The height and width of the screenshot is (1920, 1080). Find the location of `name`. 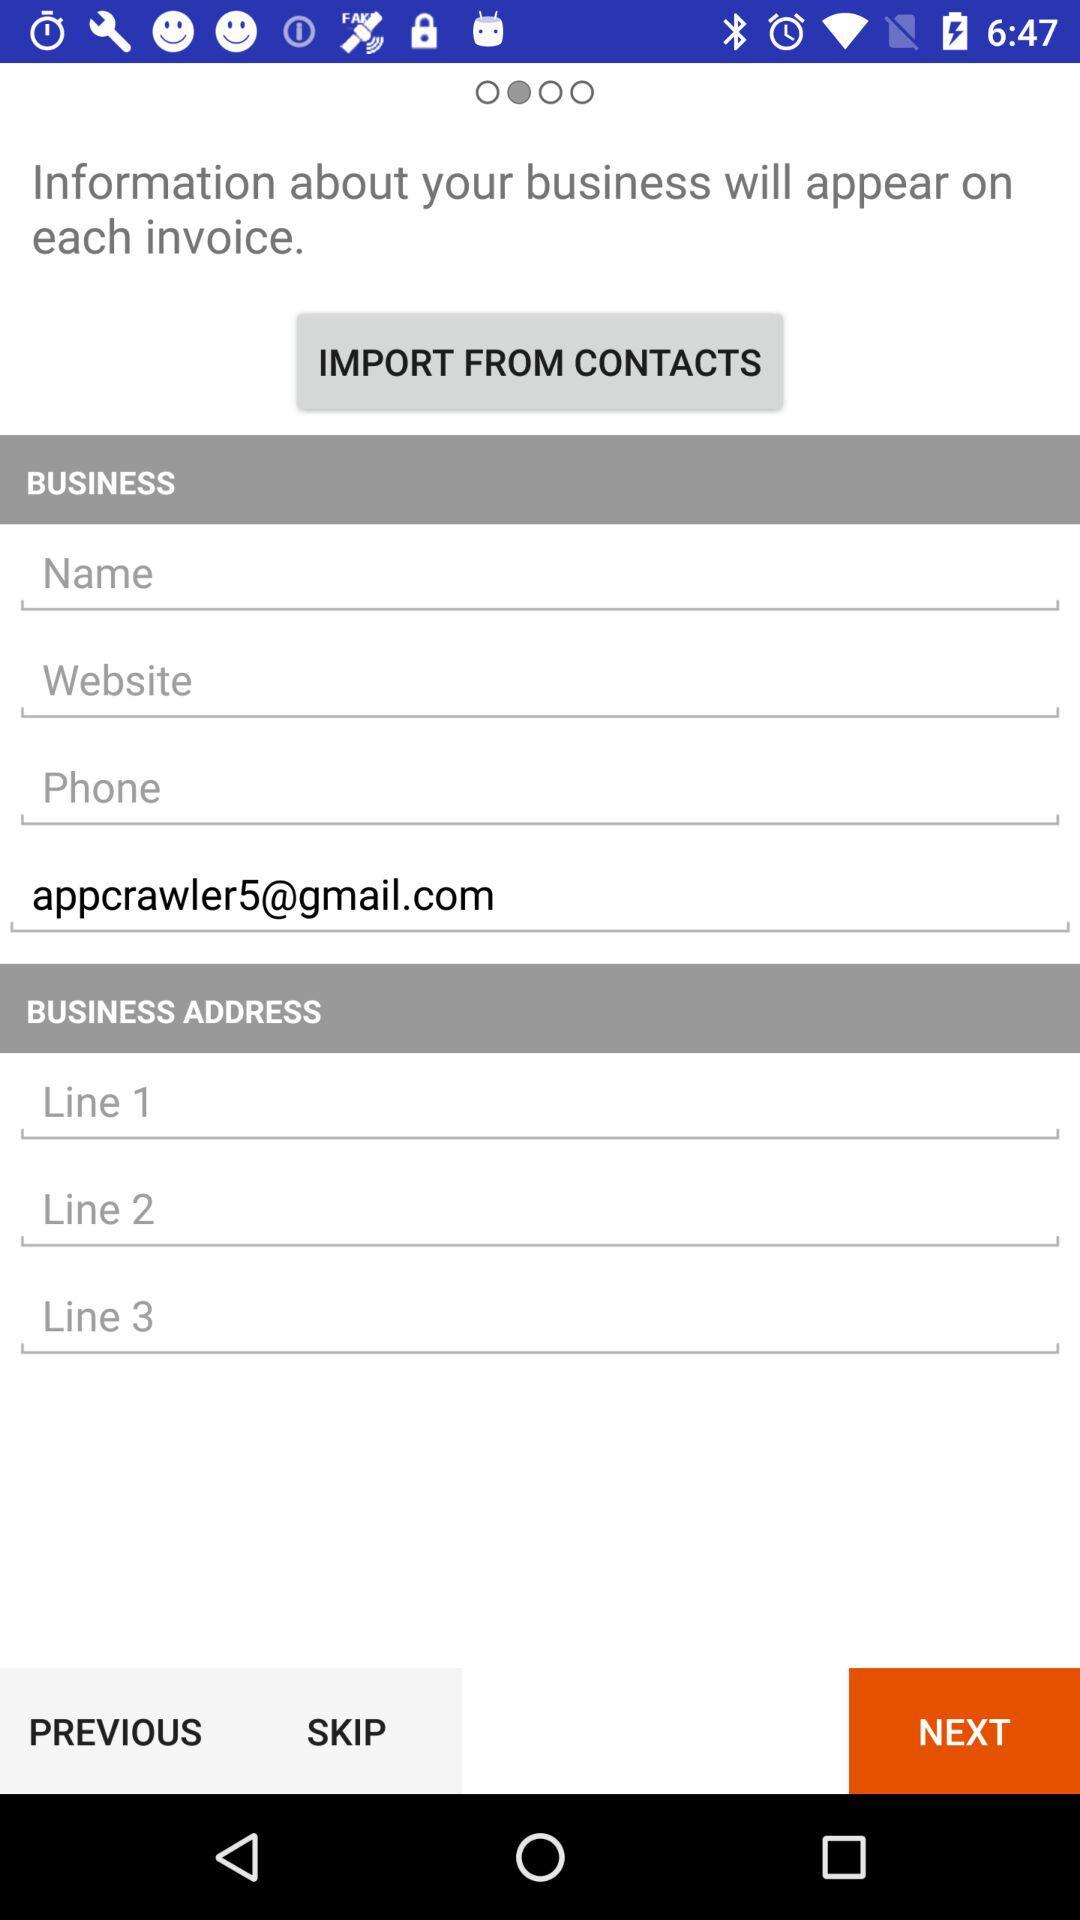

name is located at coordinates (540, 571).